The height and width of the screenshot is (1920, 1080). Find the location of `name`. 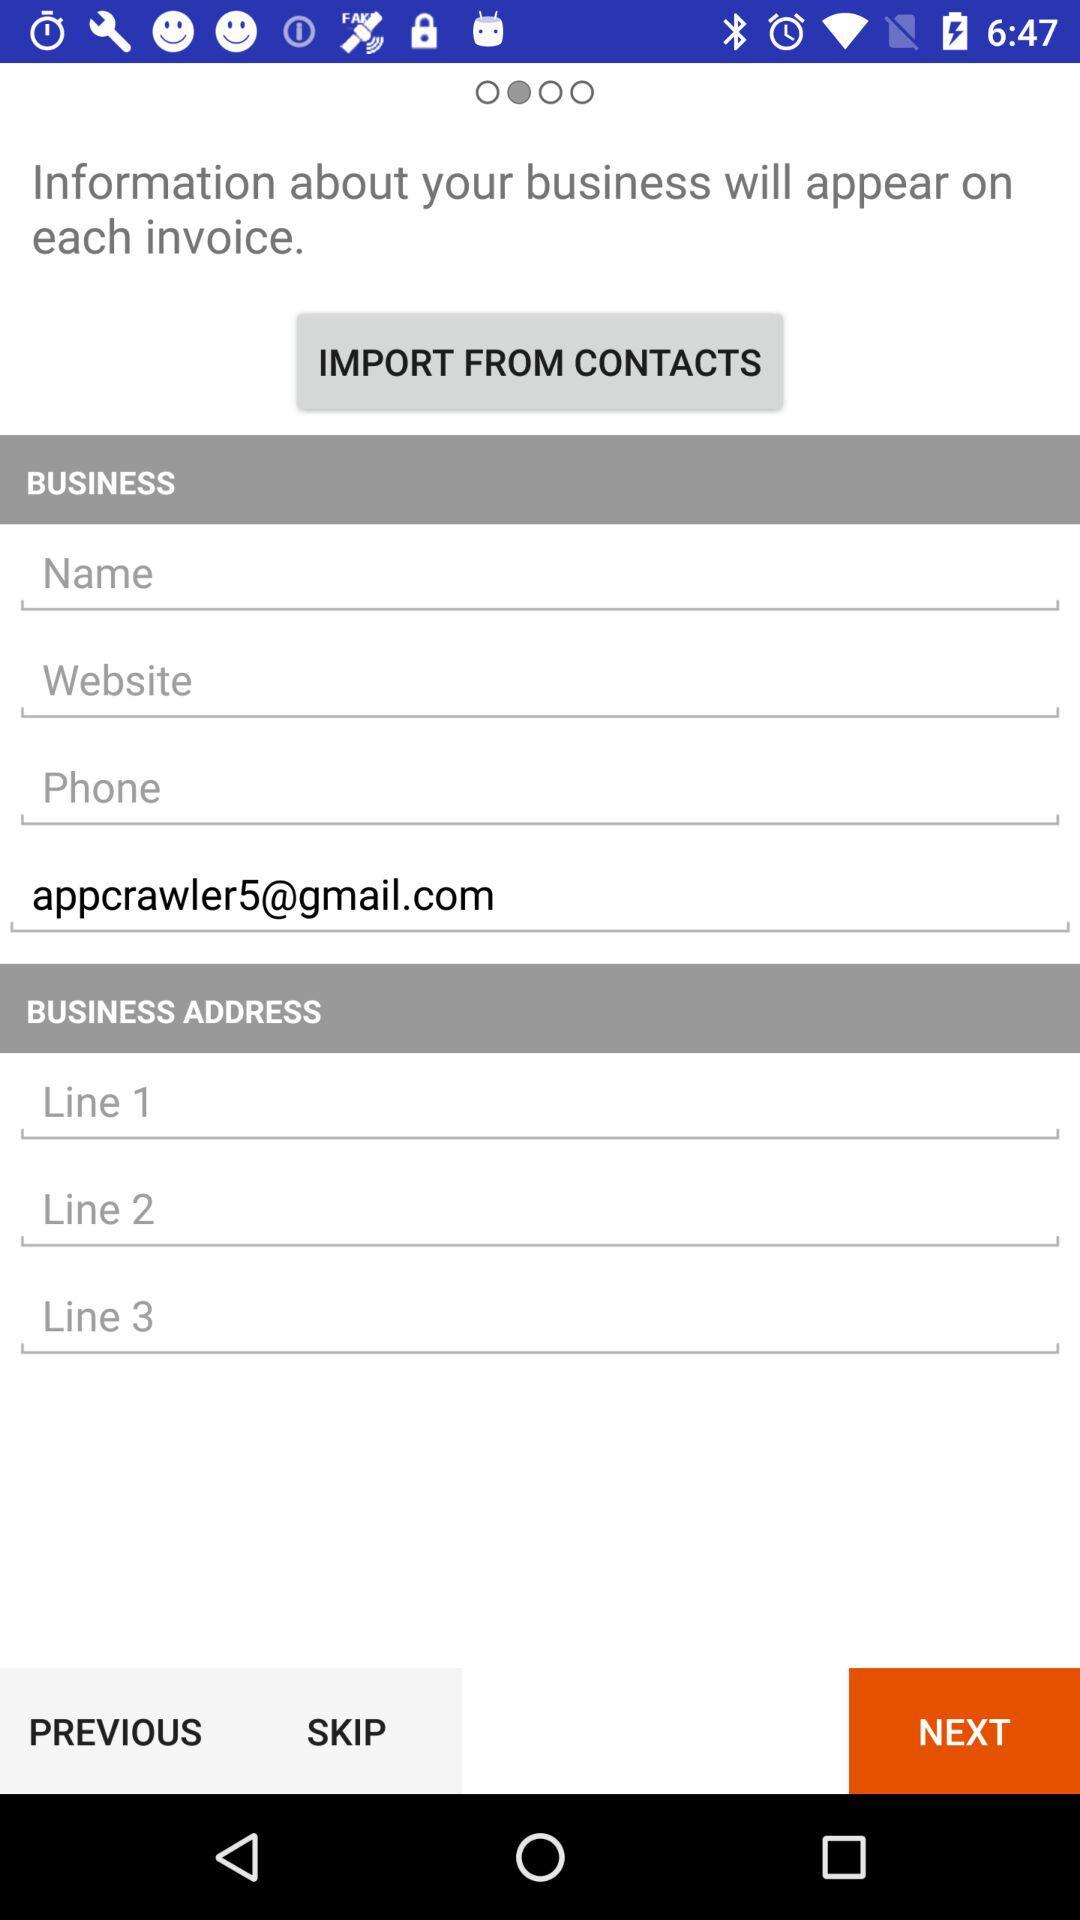

name is located at coordinates (540, 571).